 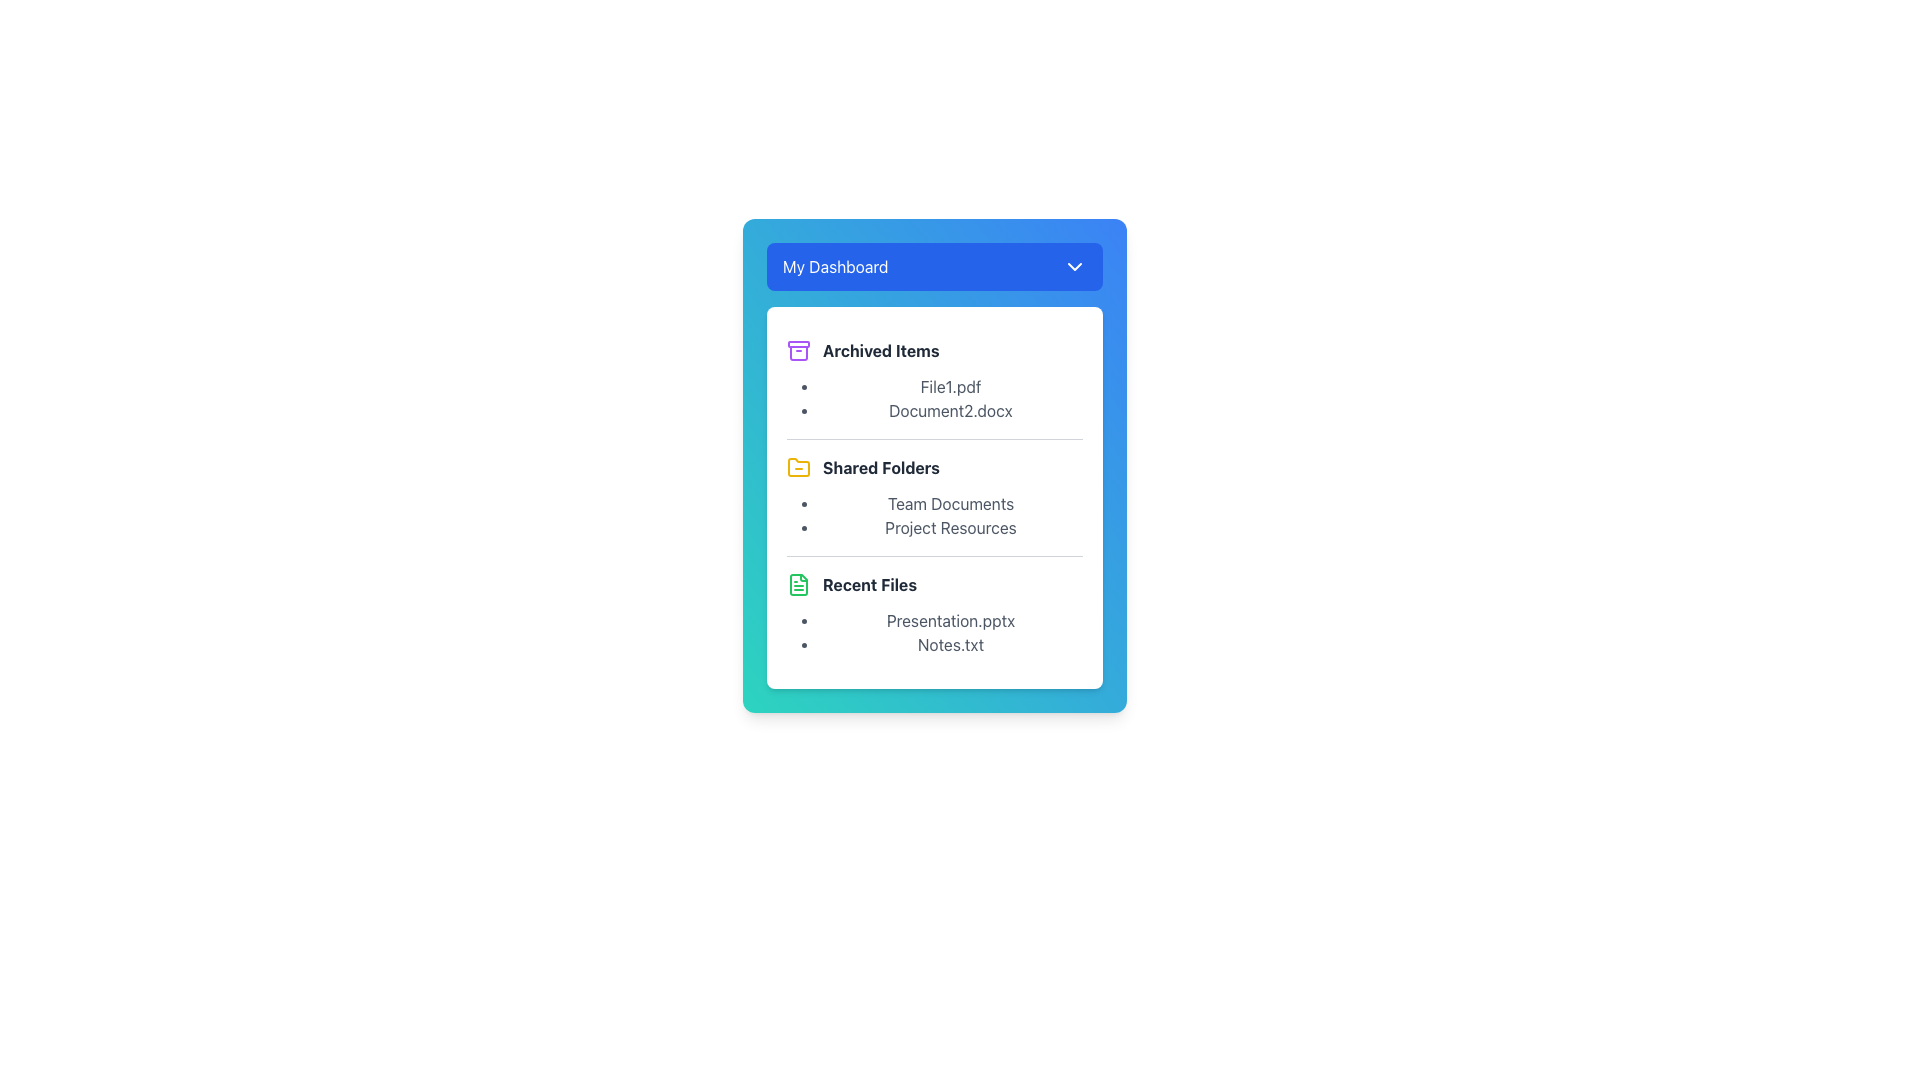 I want to click on the section header for the list of shared folders located between 'Archived Items' and 'Recent Files', so click(x=934, y=496).